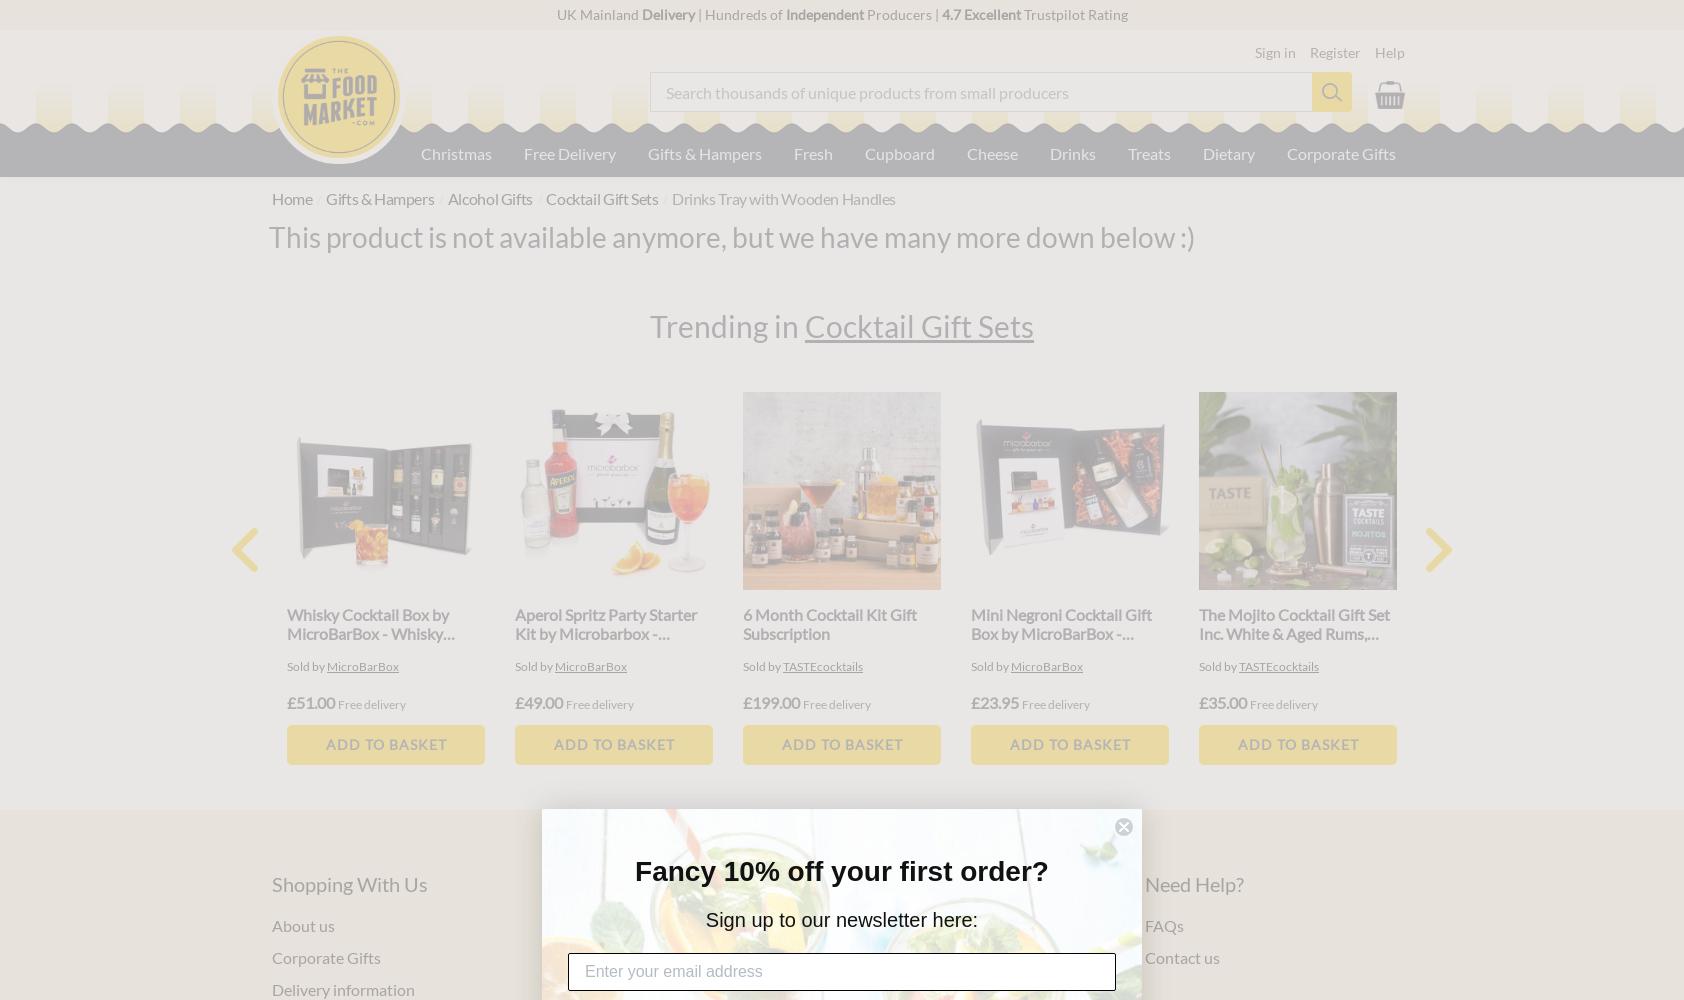 The height and width of the screenshot is (1000, 1684). What do you see at coordinates (739, 14) in the screenshot?
I see `'| Hundreds of'` at bounding box center [739, 14].